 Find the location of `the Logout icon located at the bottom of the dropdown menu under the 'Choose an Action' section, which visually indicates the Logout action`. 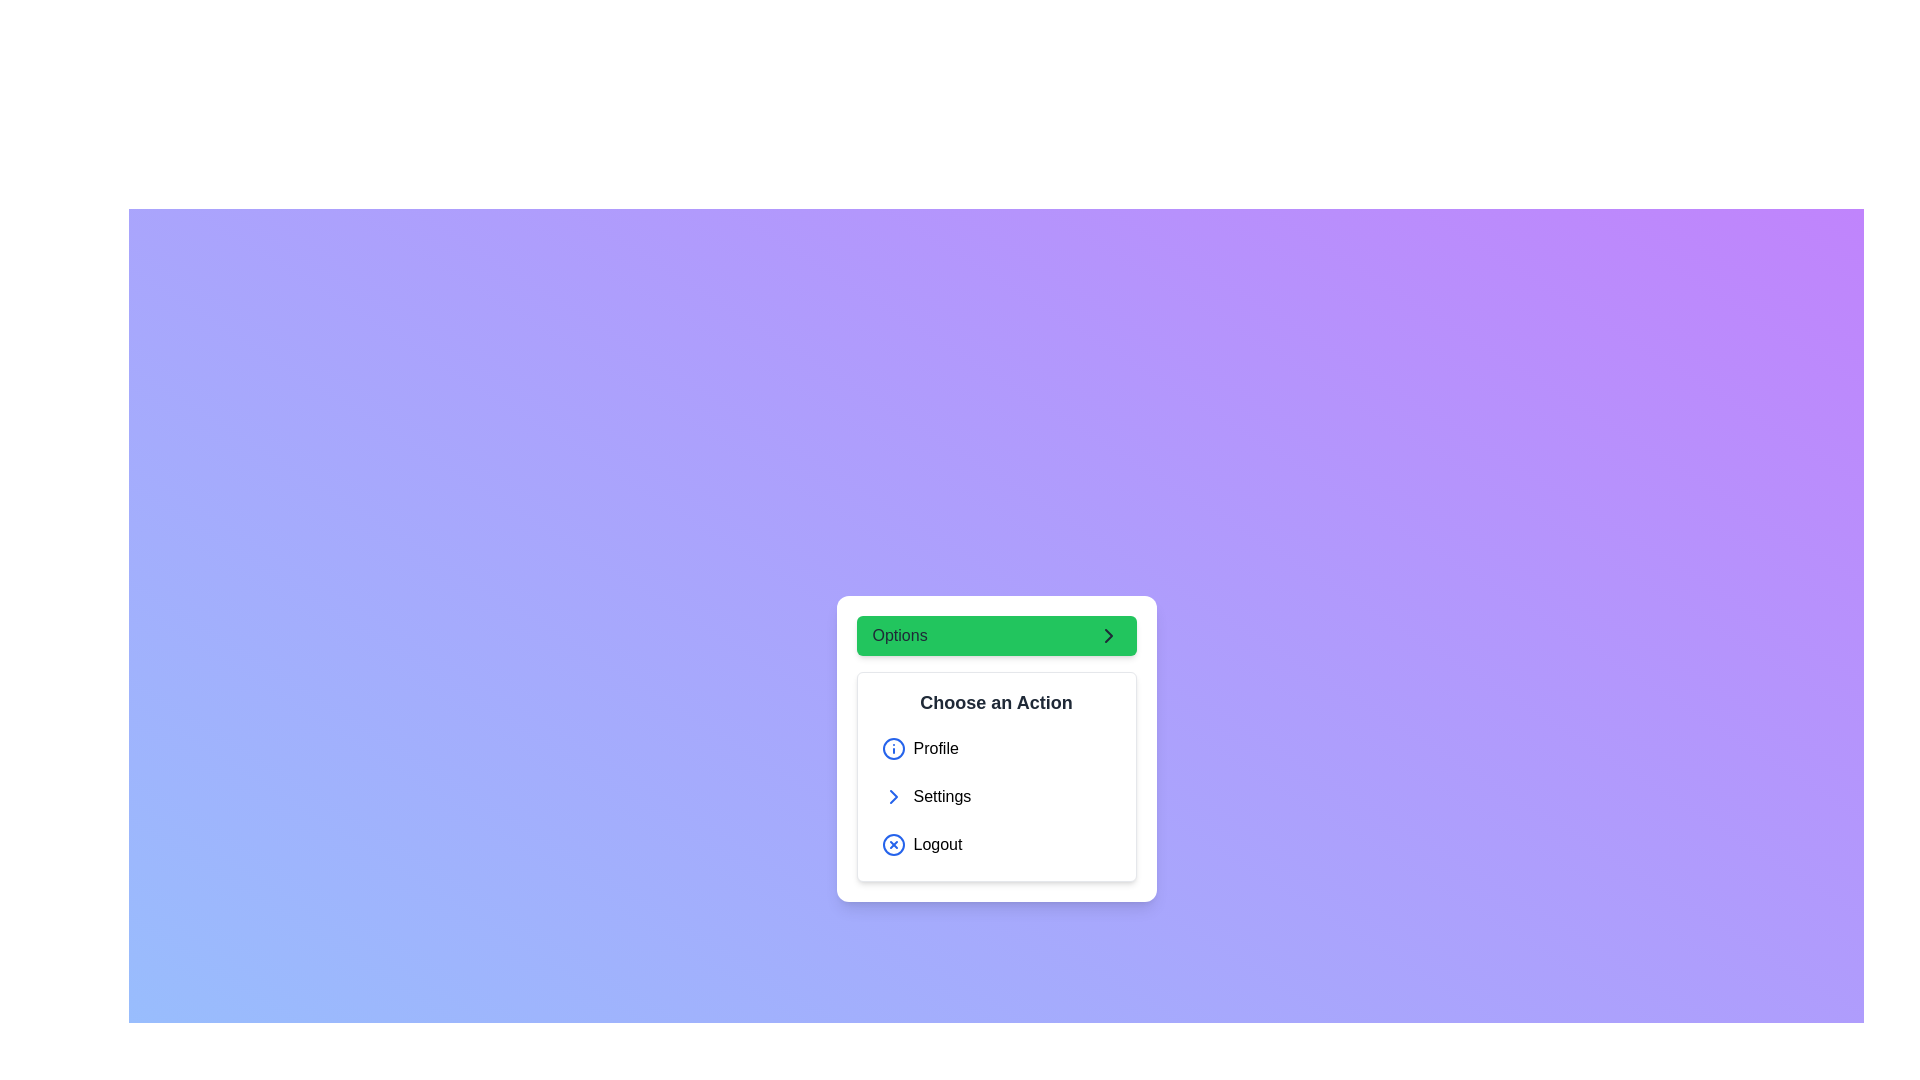

the Logout icon located at the bottom of the dropdown menu under the 'Choose an Action' section, which visually indicates the Logout action is located at coordinates (892, 844).